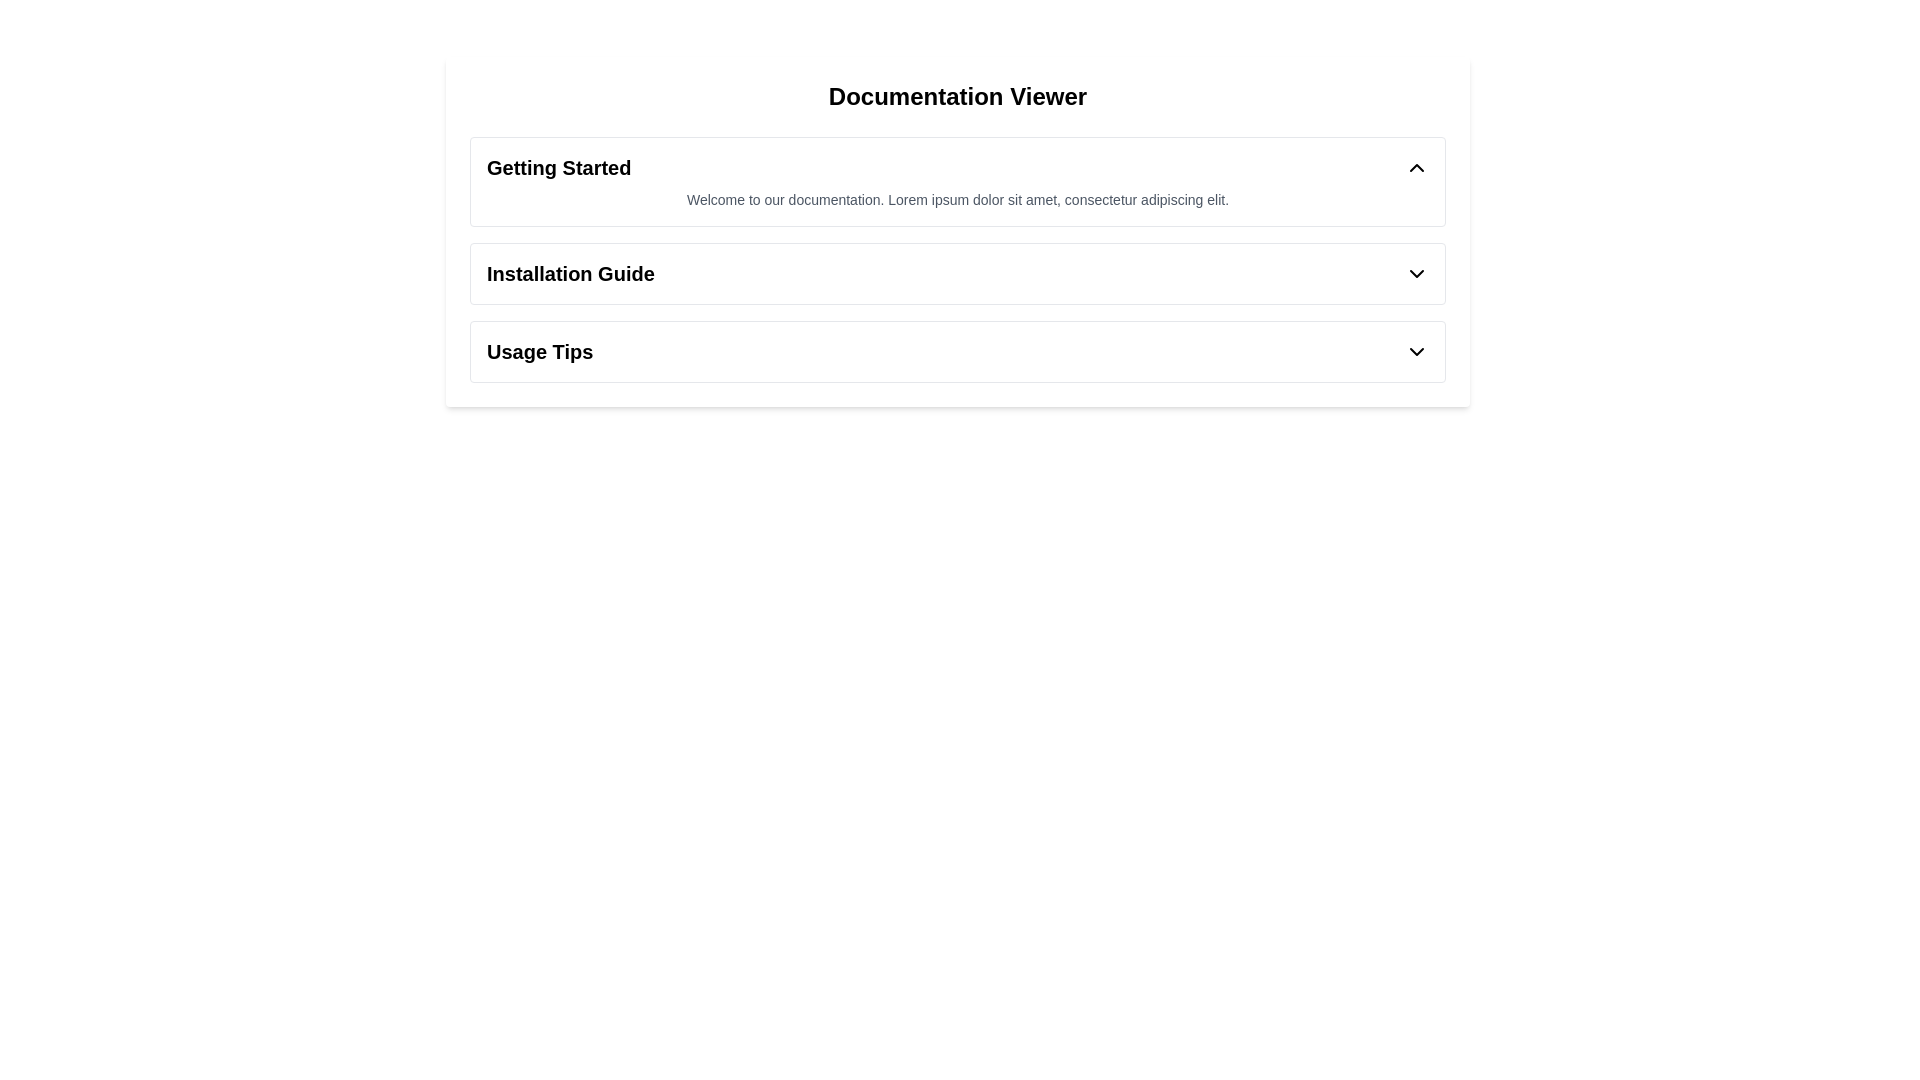 The width and height of the screenshot is (1920, 1080). Describe the element at coordinates (957, 96) in the screenshot. I see `prominent header text element displaying 'Documentation Viewer' located at the top of the panel` at that location.